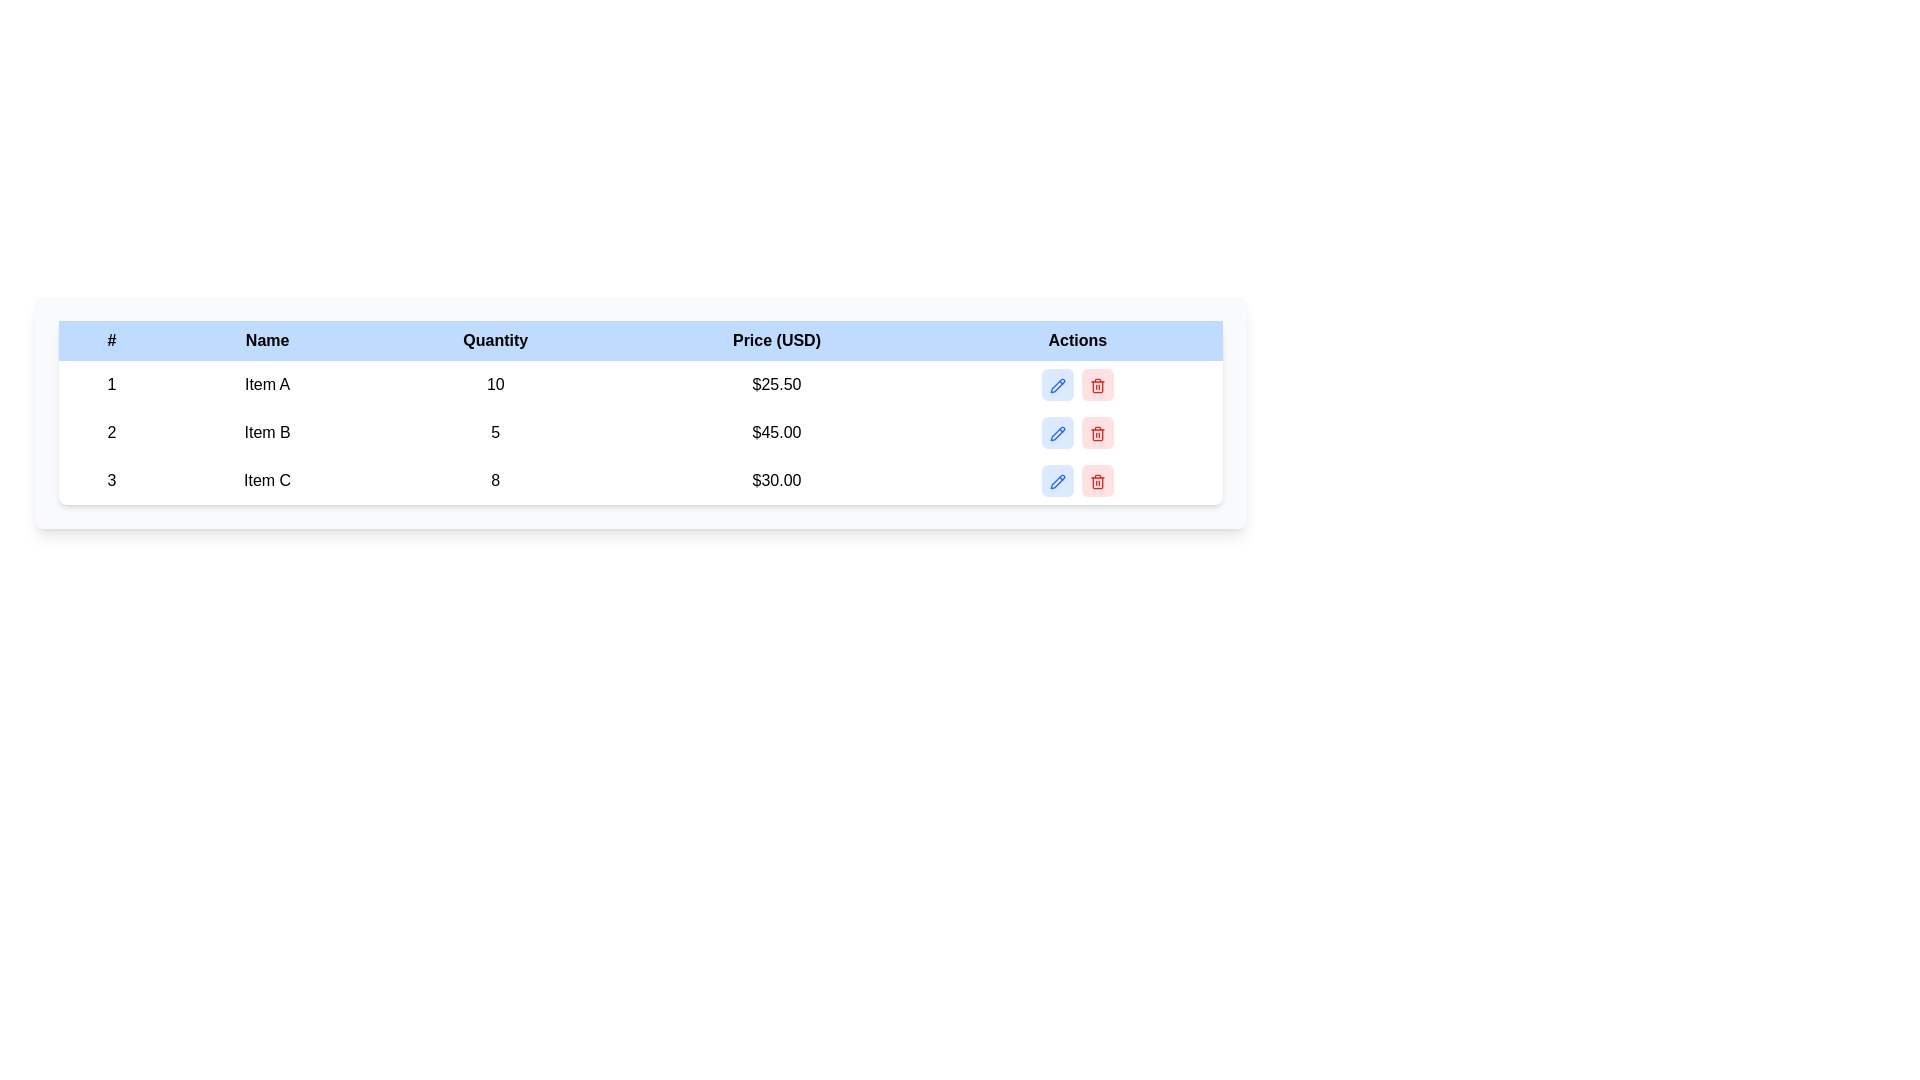 The height and width of the screenshot is (1080, 1920). I want to click on the delete icon button located in the last column under the 'Actions' header, so click(1096, 385).